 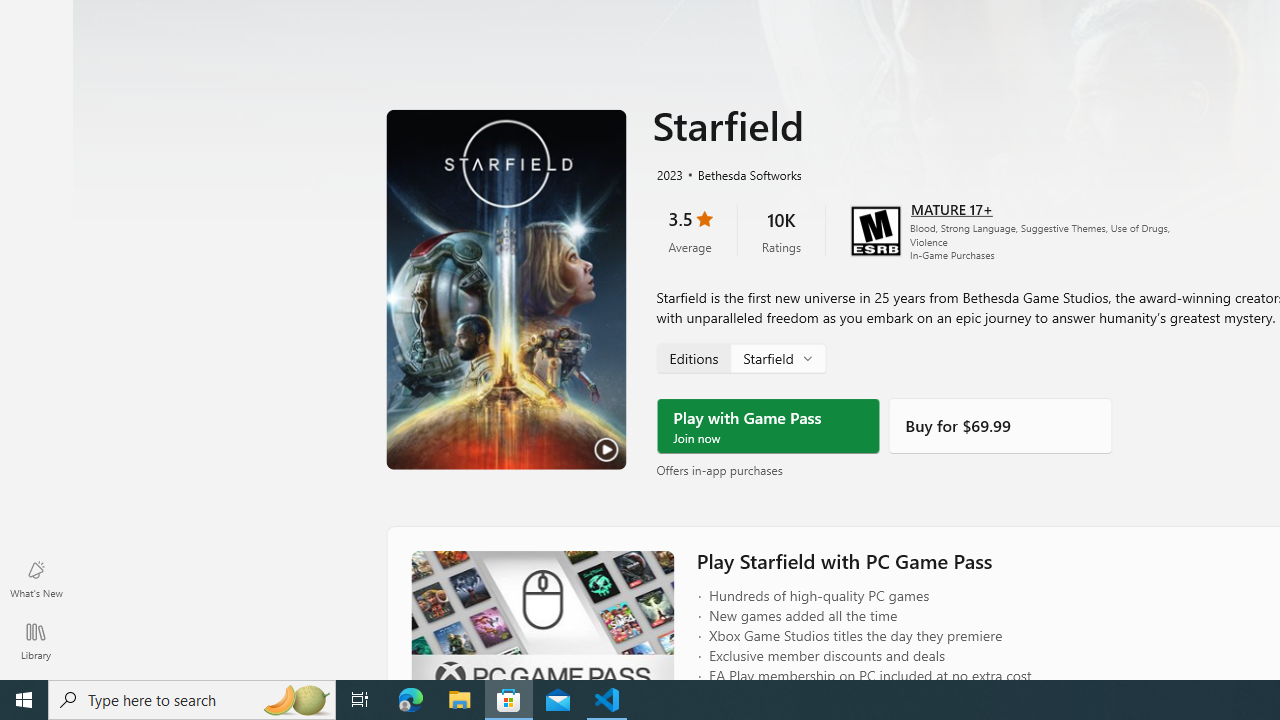 What do you see at coordinates (689, 229) in the screenshot?
I see `'3.5 stars. Click to skip to ratings and reviews'` at bounding box center [689, 229].